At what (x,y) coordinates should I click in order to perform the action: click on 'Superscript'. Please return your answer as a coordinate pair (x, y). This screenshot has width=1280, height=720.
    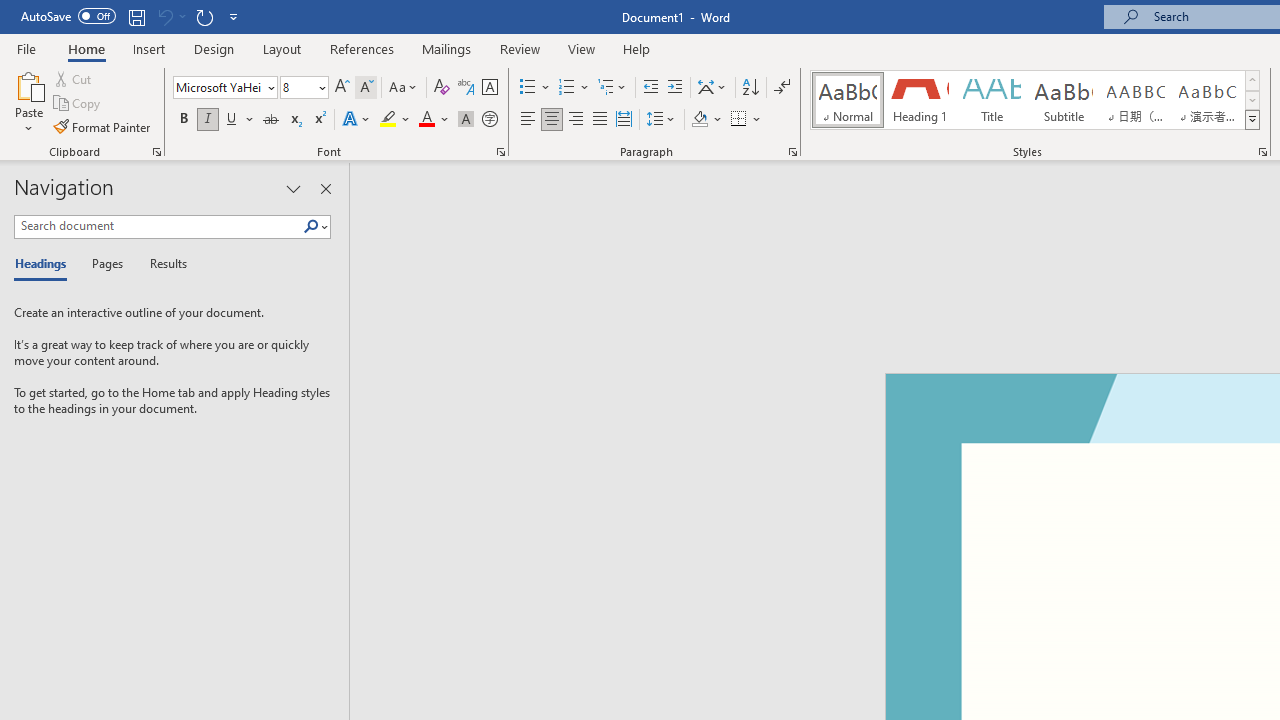
    Looking at the image, I should click on (318, 119).